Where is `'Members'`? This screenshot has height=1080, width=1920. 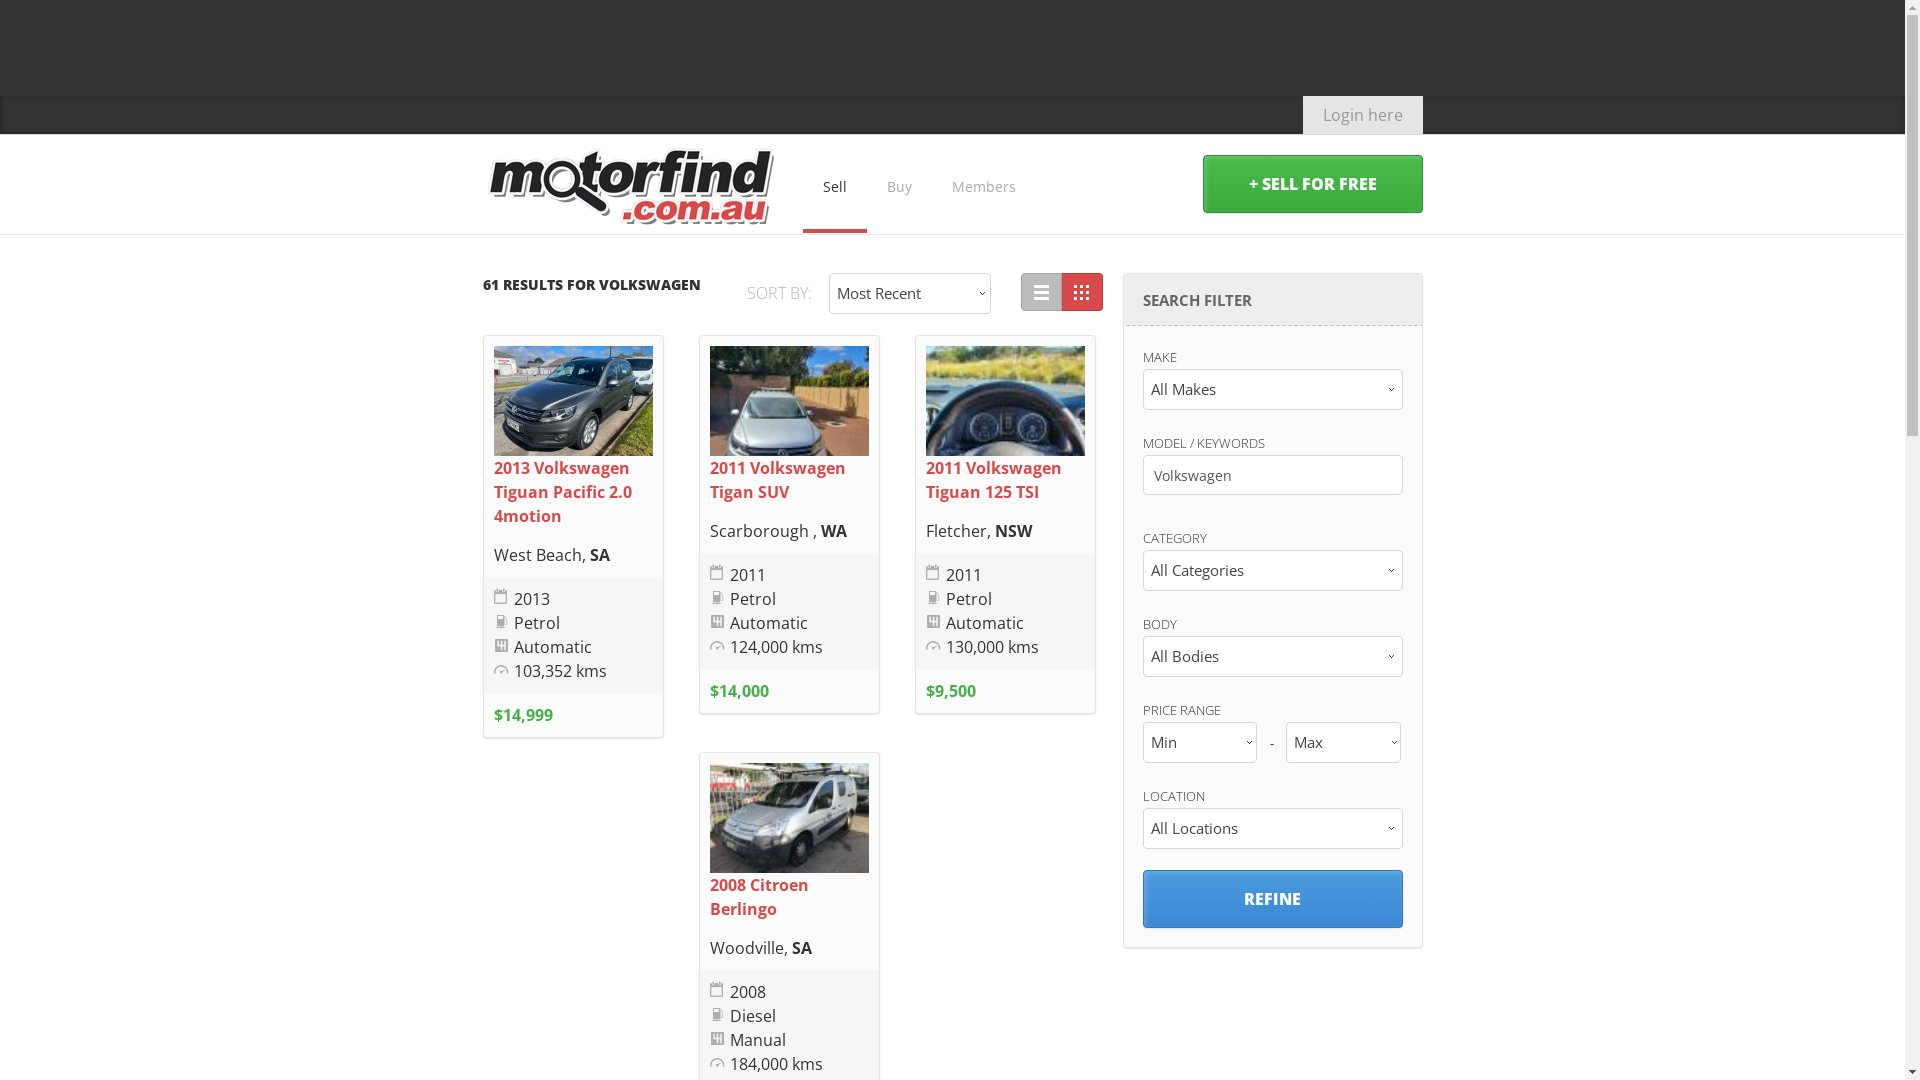 'Members' is located at coordinates (983, 184).